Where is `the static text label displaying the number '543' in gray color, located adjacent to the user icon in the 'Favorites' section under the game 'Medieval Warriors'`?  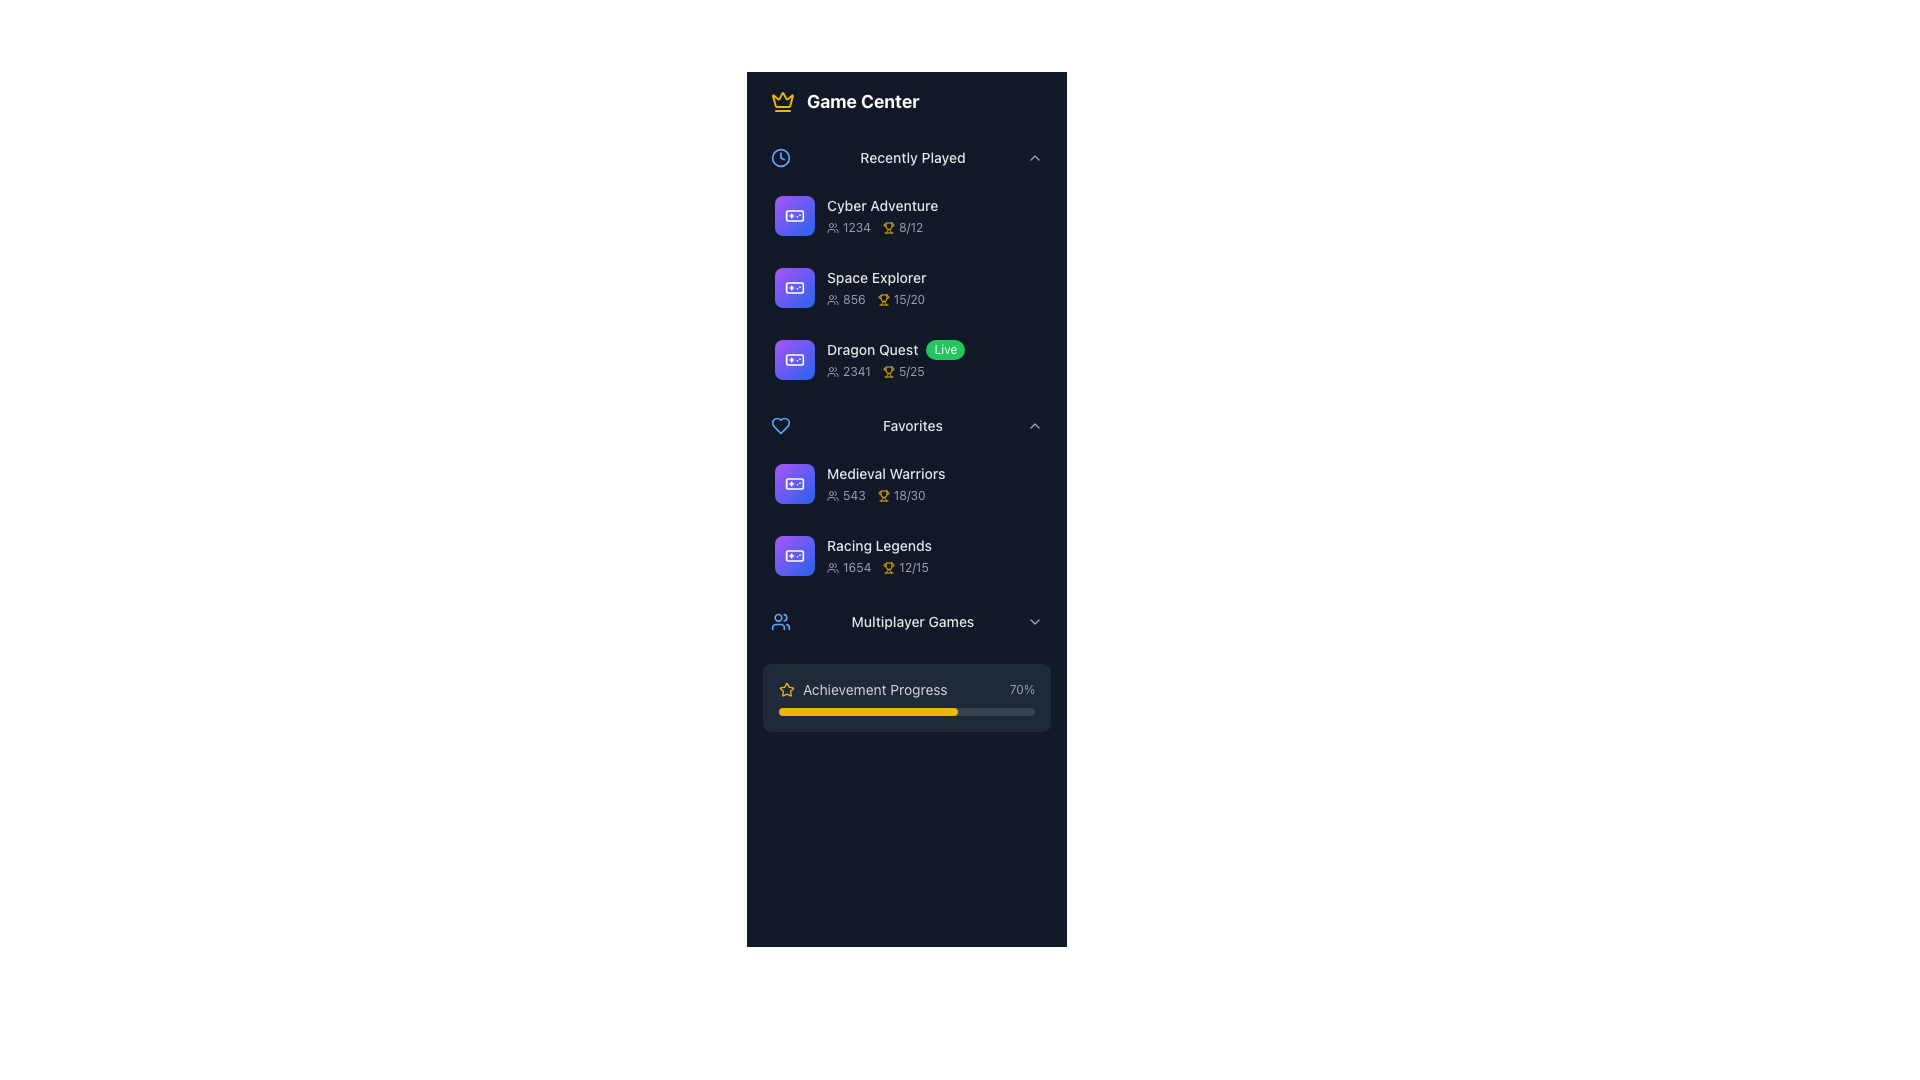 the static text label displaying the number '543' in gray color, located adjacent to the user icon in the 'Favorites' section under the game 'Medieval Warriors' is located at coordinates (854, 495).